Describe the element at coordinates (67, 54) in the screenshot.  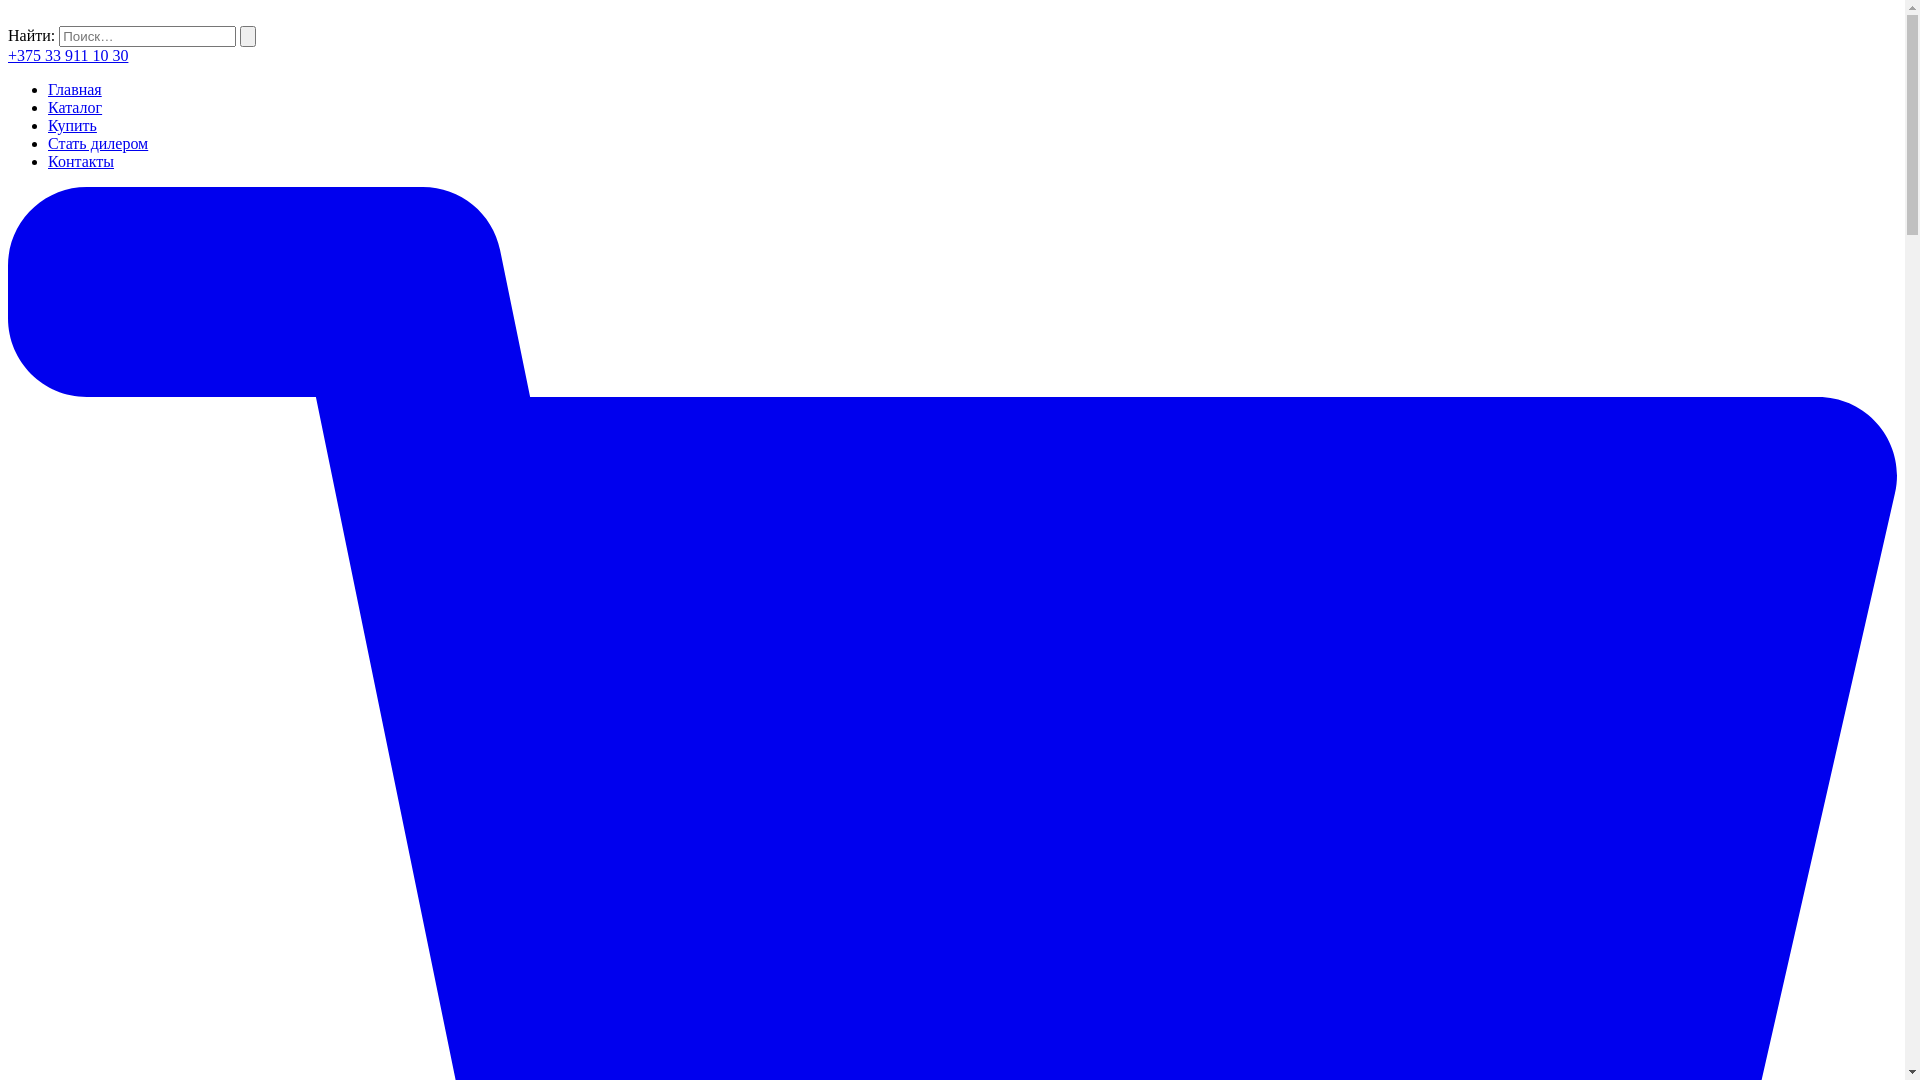
I see `'+375 33 911 10 30'` at that location.